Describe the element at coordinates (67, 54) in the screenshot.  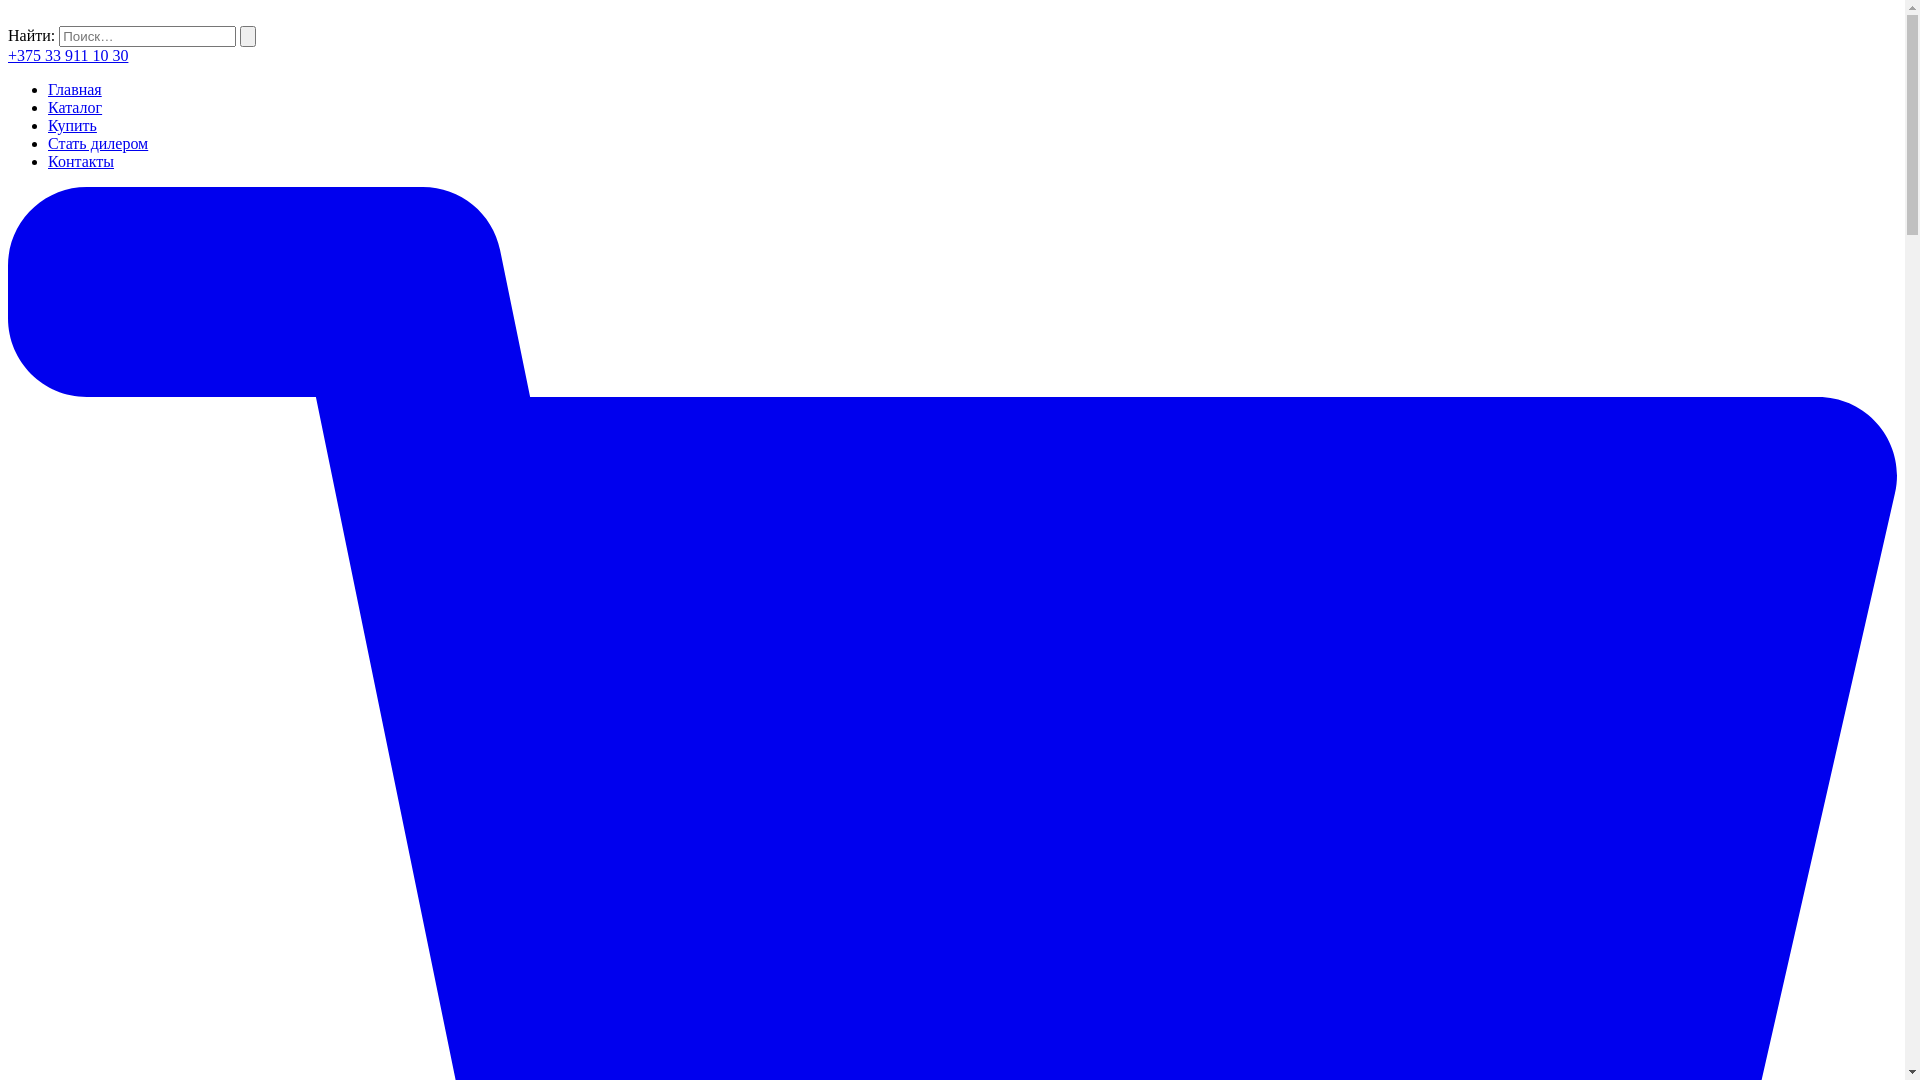
I see `'+375 33 911 10 30'` at that location.